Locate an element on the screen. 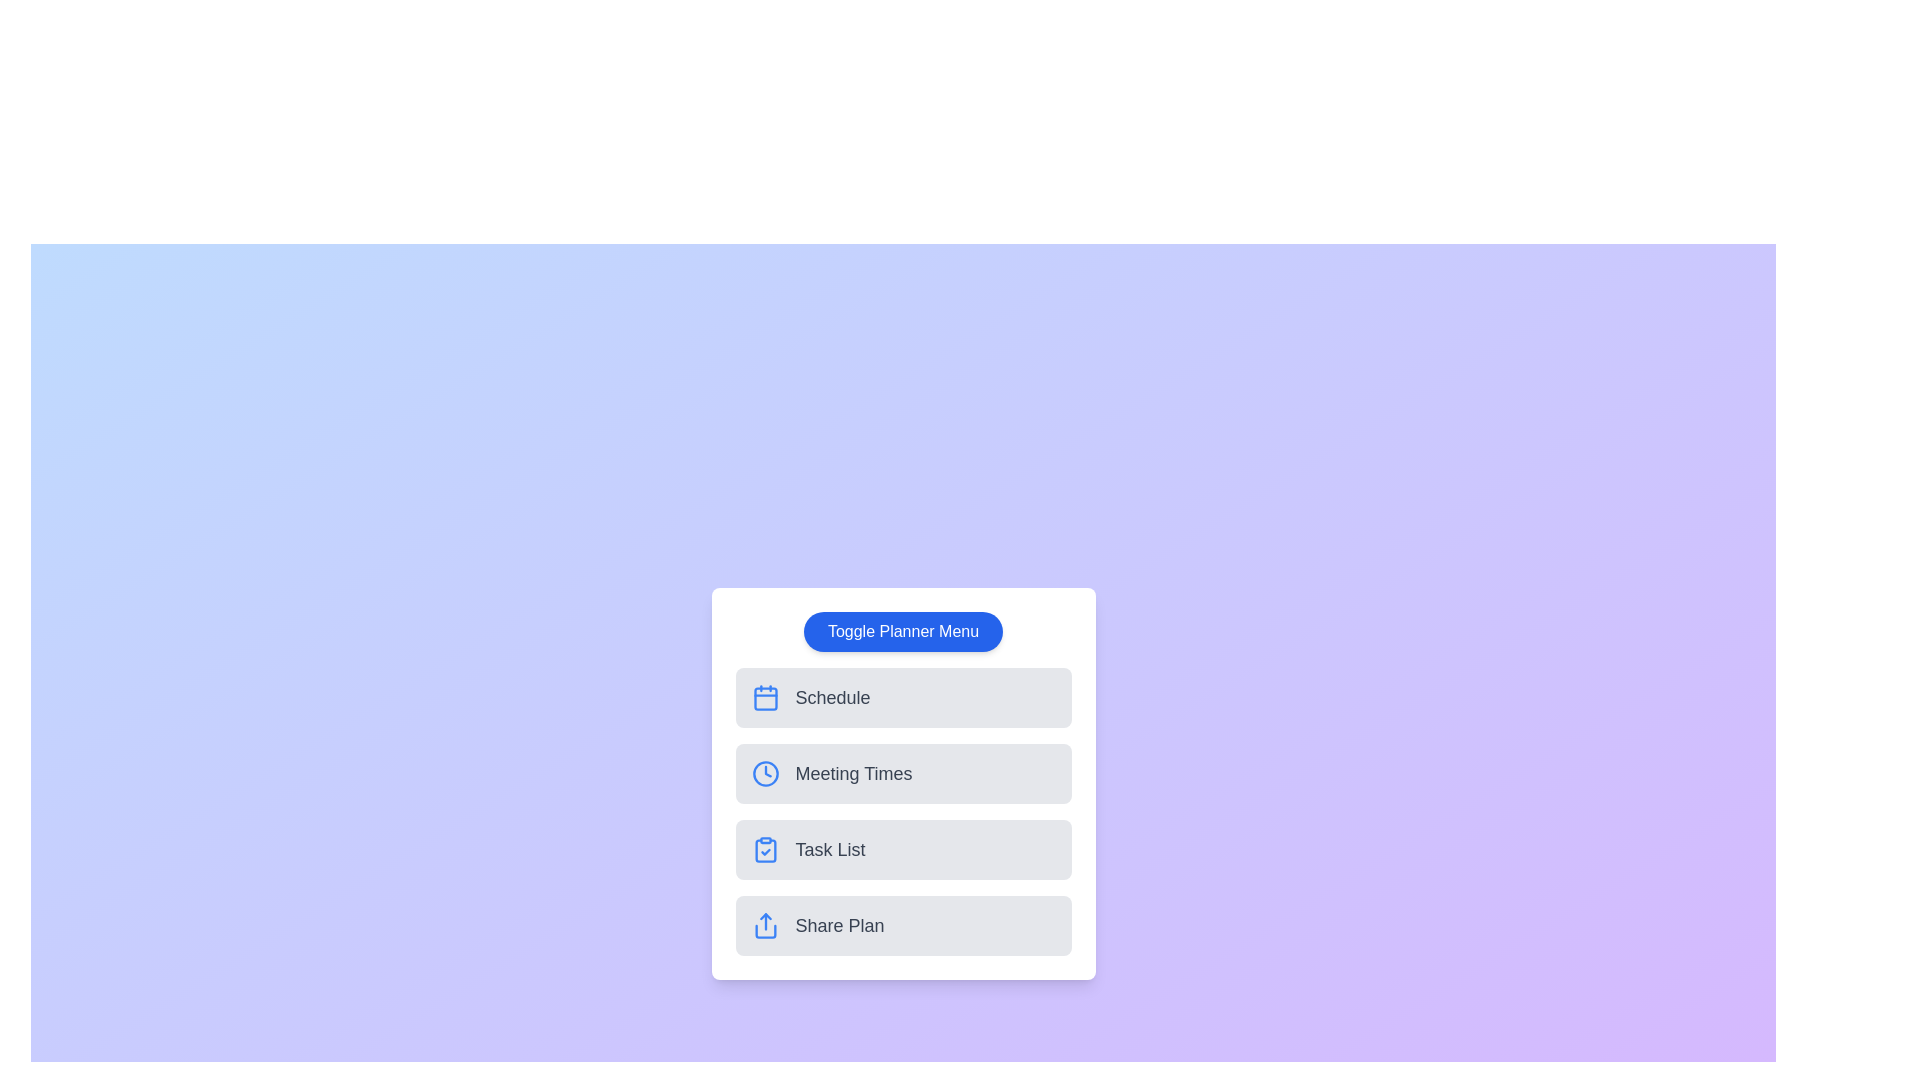  the icon corresponding to Share Plan in the planner menu is located at coordinates (764, 925).